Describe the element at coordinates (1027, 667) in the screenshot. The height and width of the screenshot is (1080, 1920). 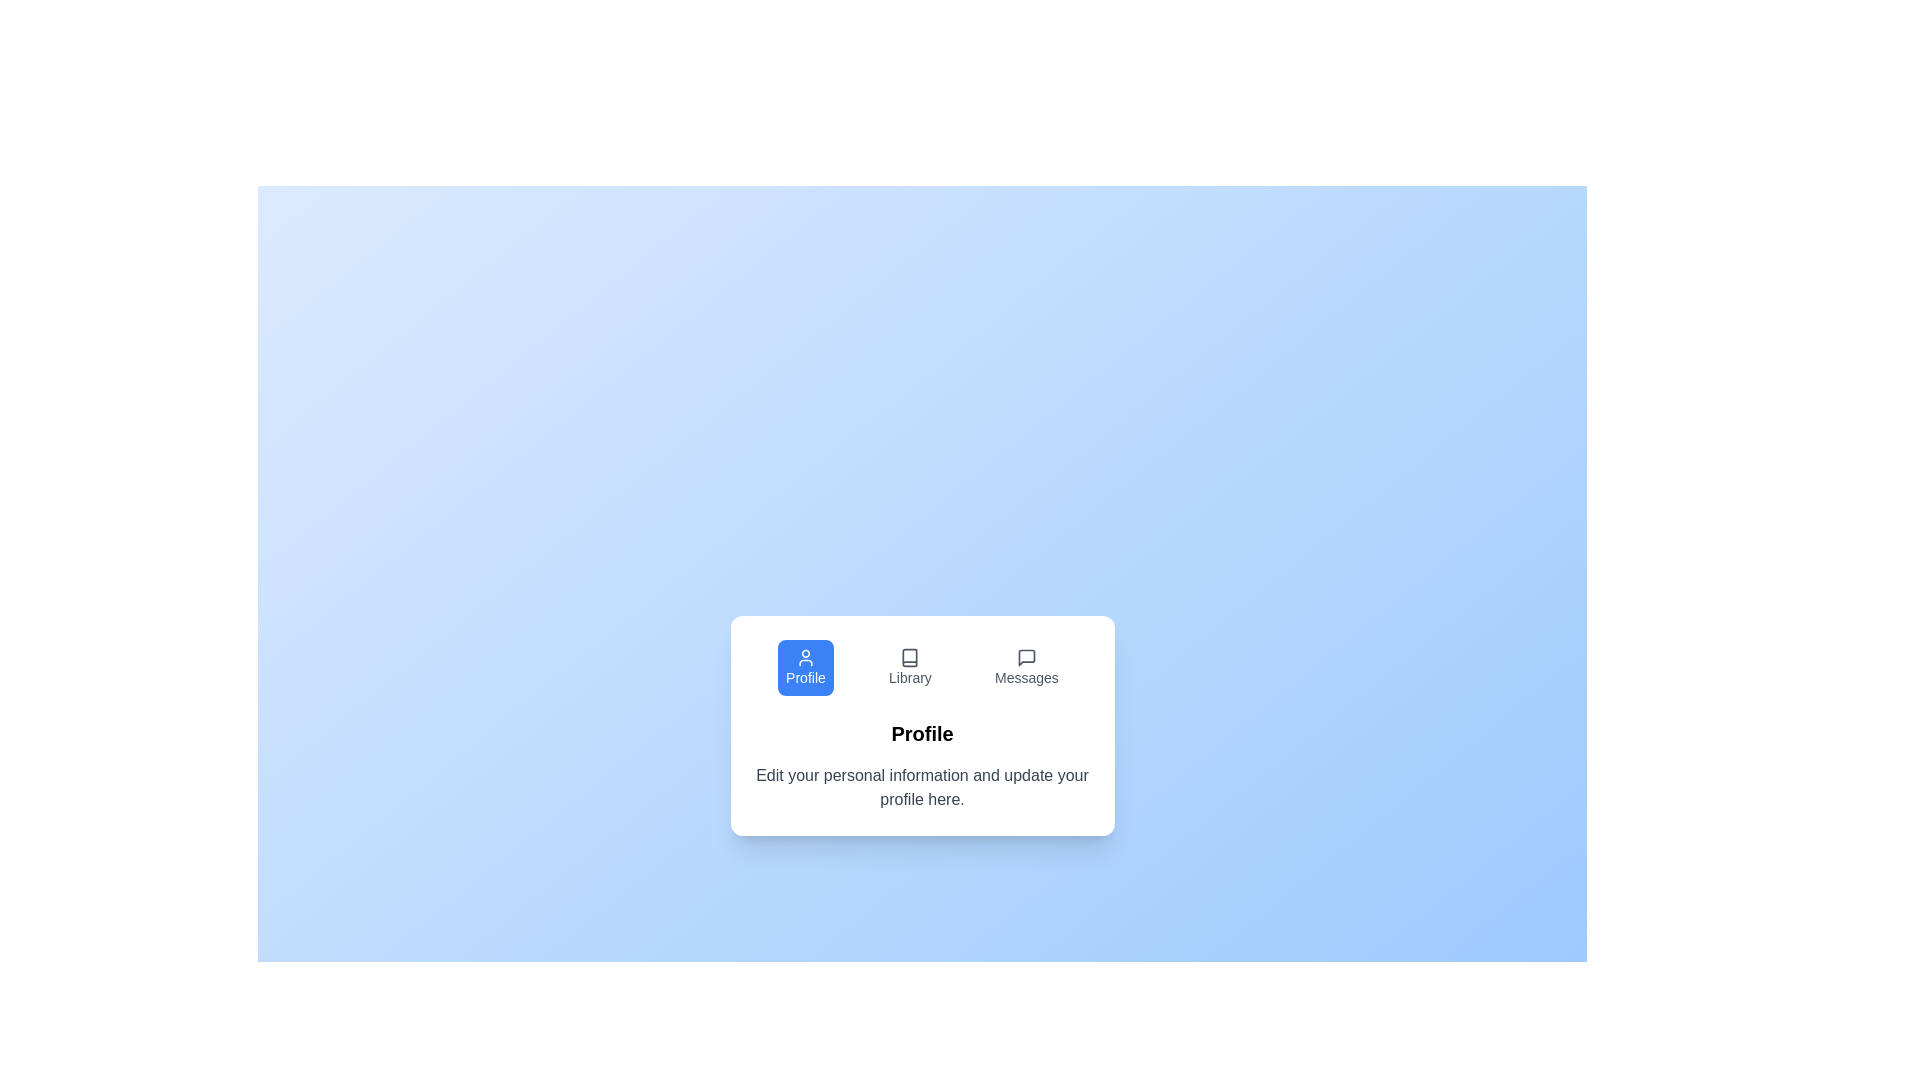
I see `the Messages tab` at that location.